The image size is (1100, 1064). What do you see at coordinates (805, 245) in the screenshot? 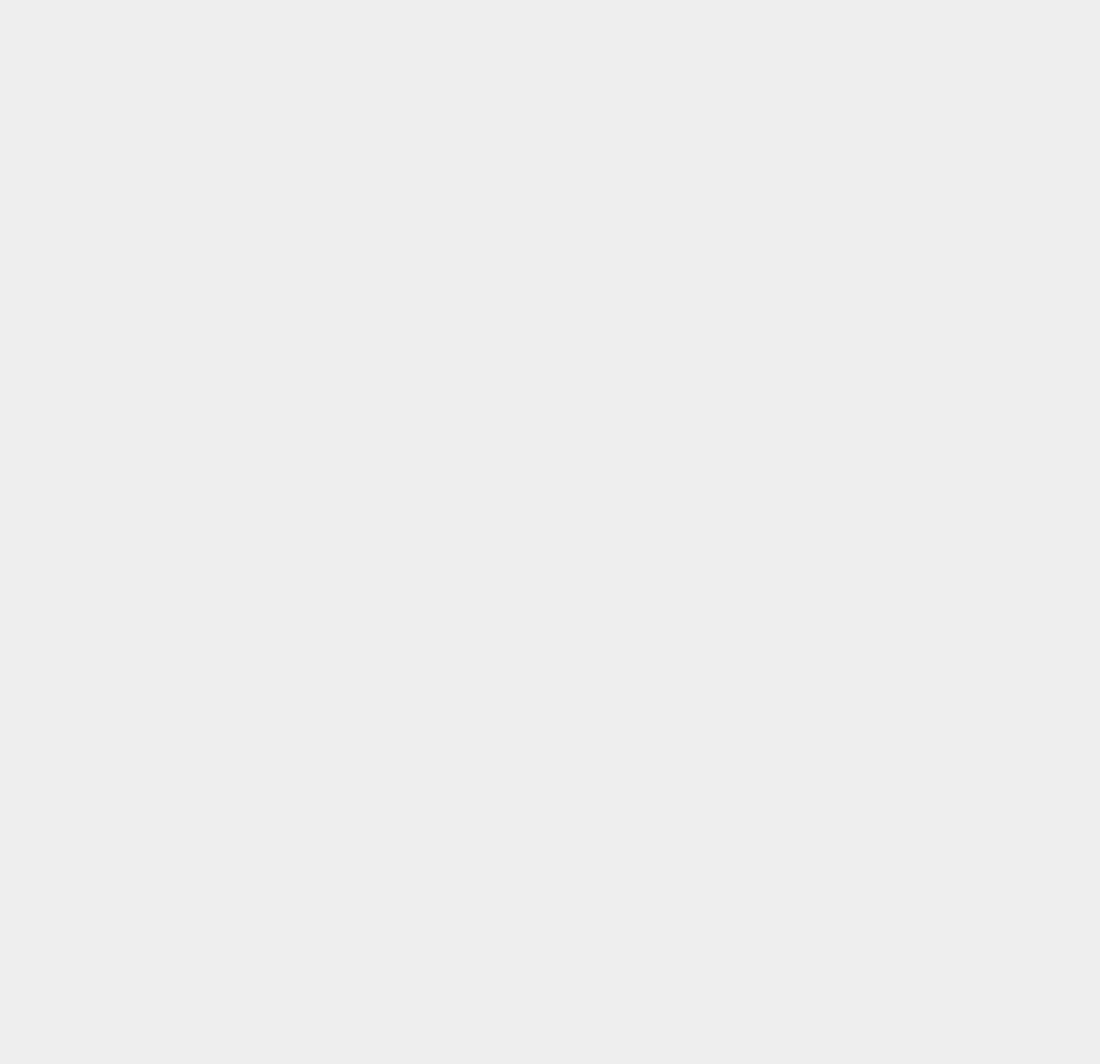
I see `'Apple TV'` at bounding box center [805, 245].